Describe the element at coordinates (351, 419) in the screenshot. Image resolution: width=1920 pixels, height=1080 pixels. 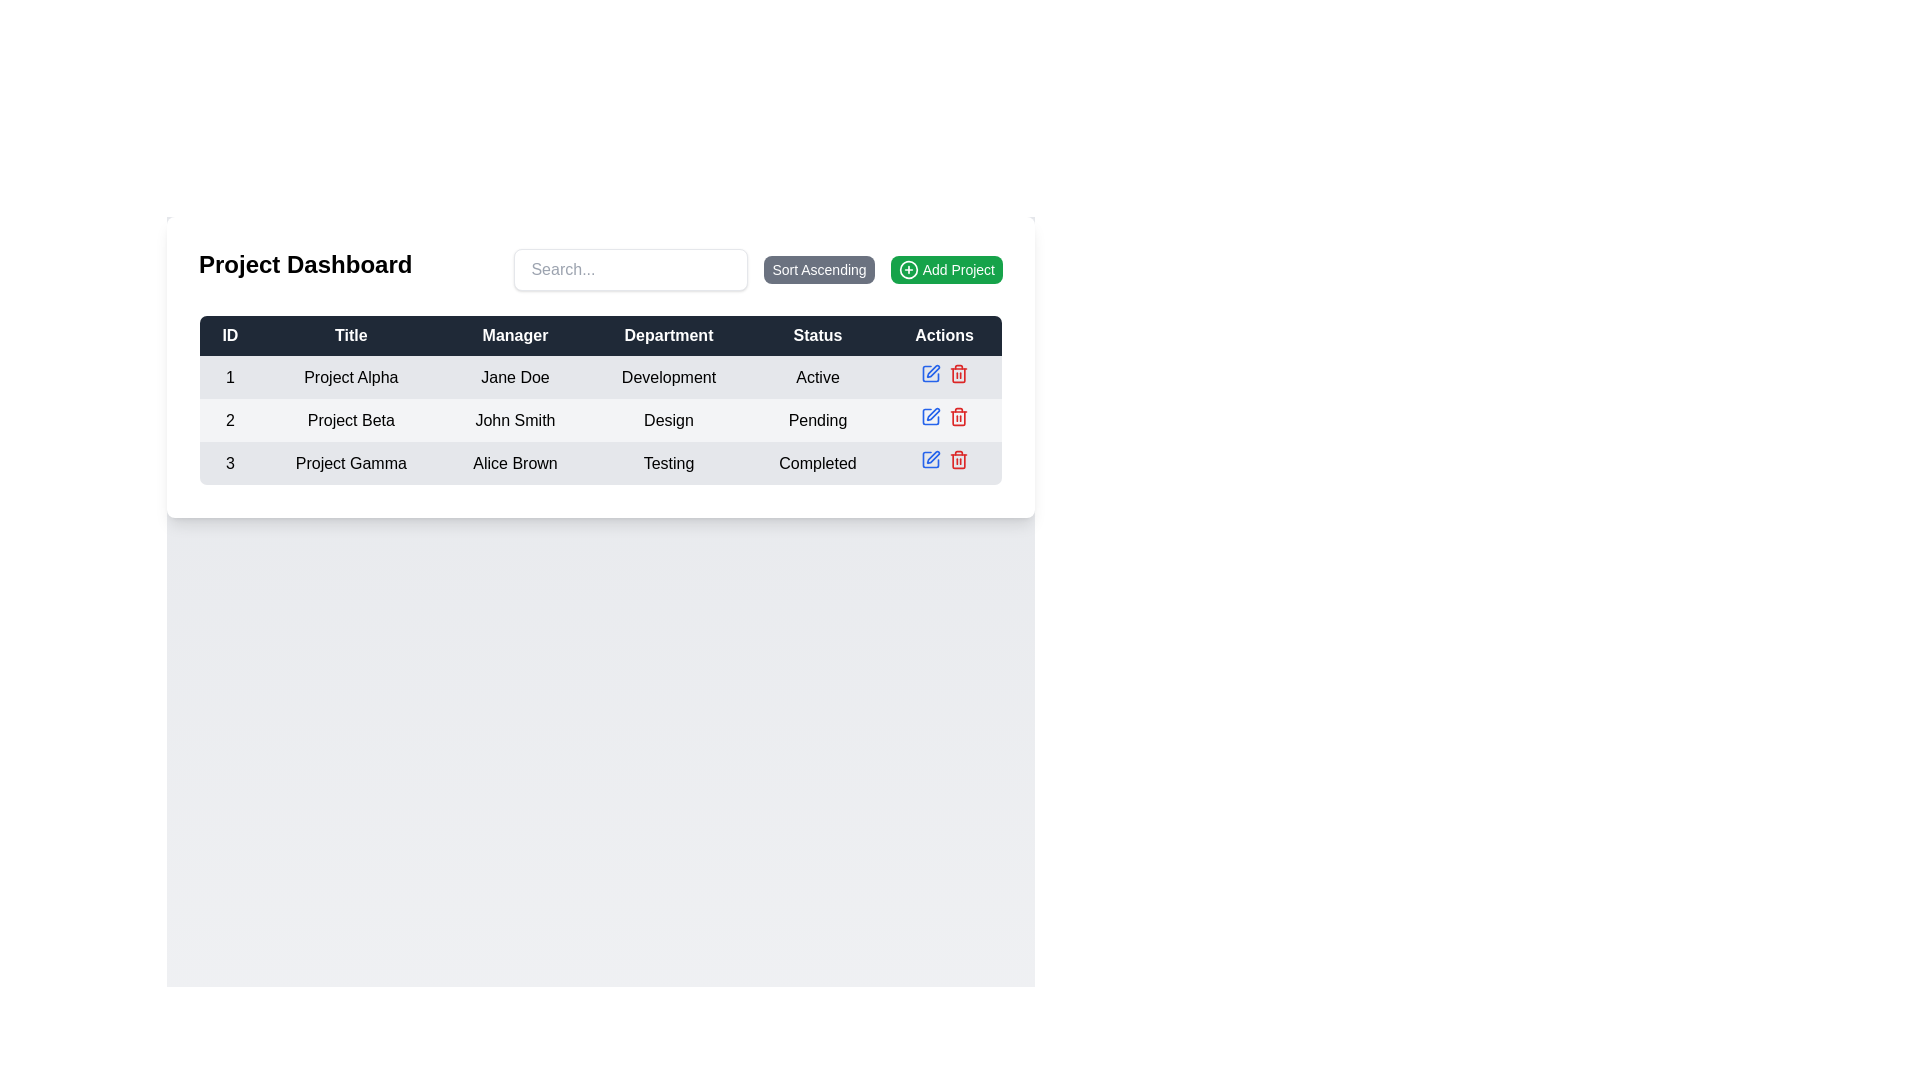
I see `the text label displaying 'Project Beta' located in the second row under the 'Title' column of the table` at that location.